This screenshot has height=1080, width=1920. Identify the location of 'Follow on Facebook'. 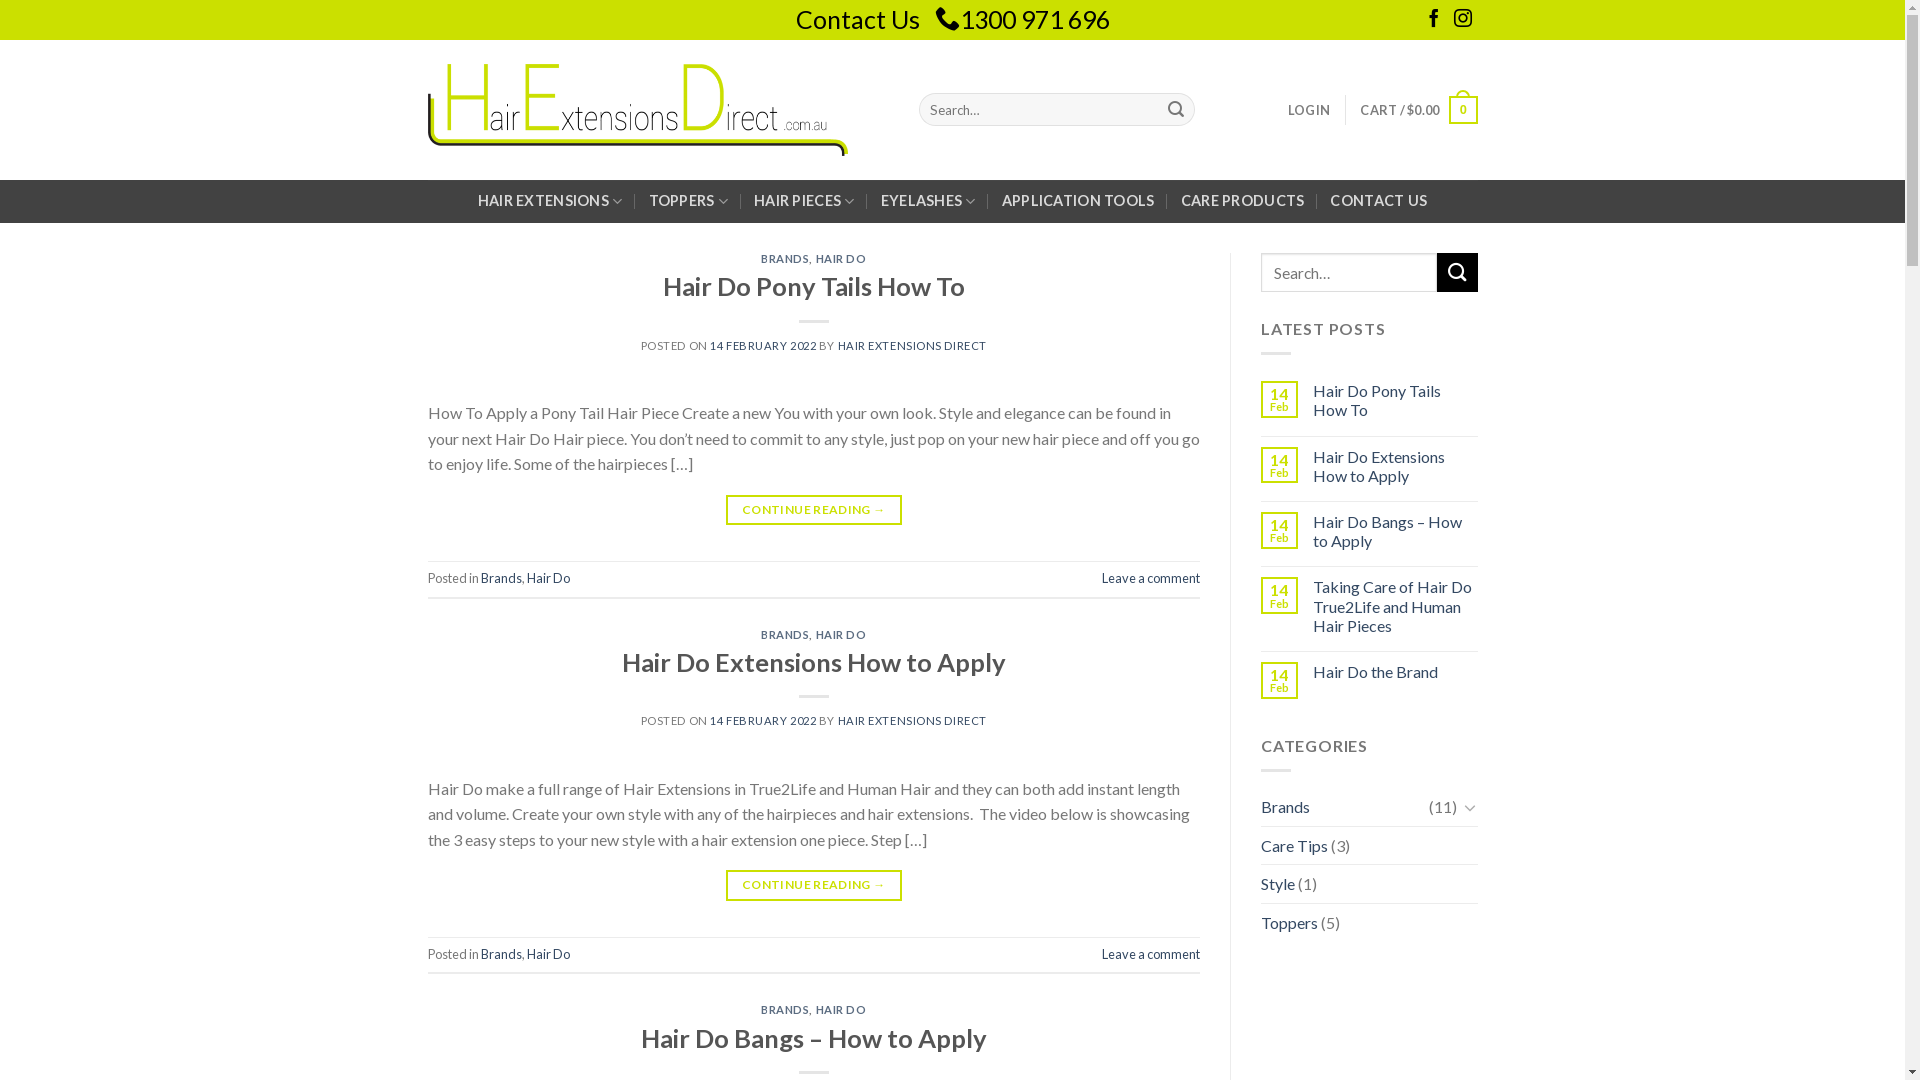
(1433, 19).